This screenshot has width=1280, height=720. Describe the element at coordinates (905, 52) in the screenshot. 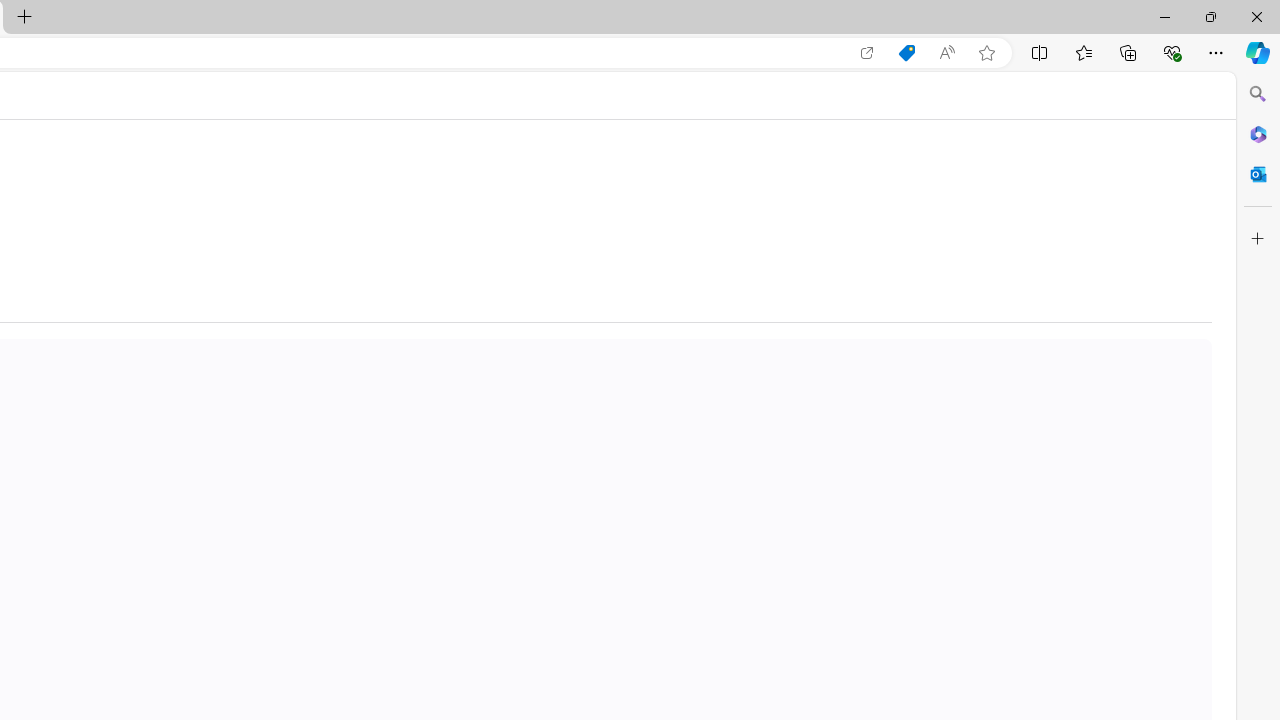

I see `'Shopping in Microsoft Edge'` at that location.